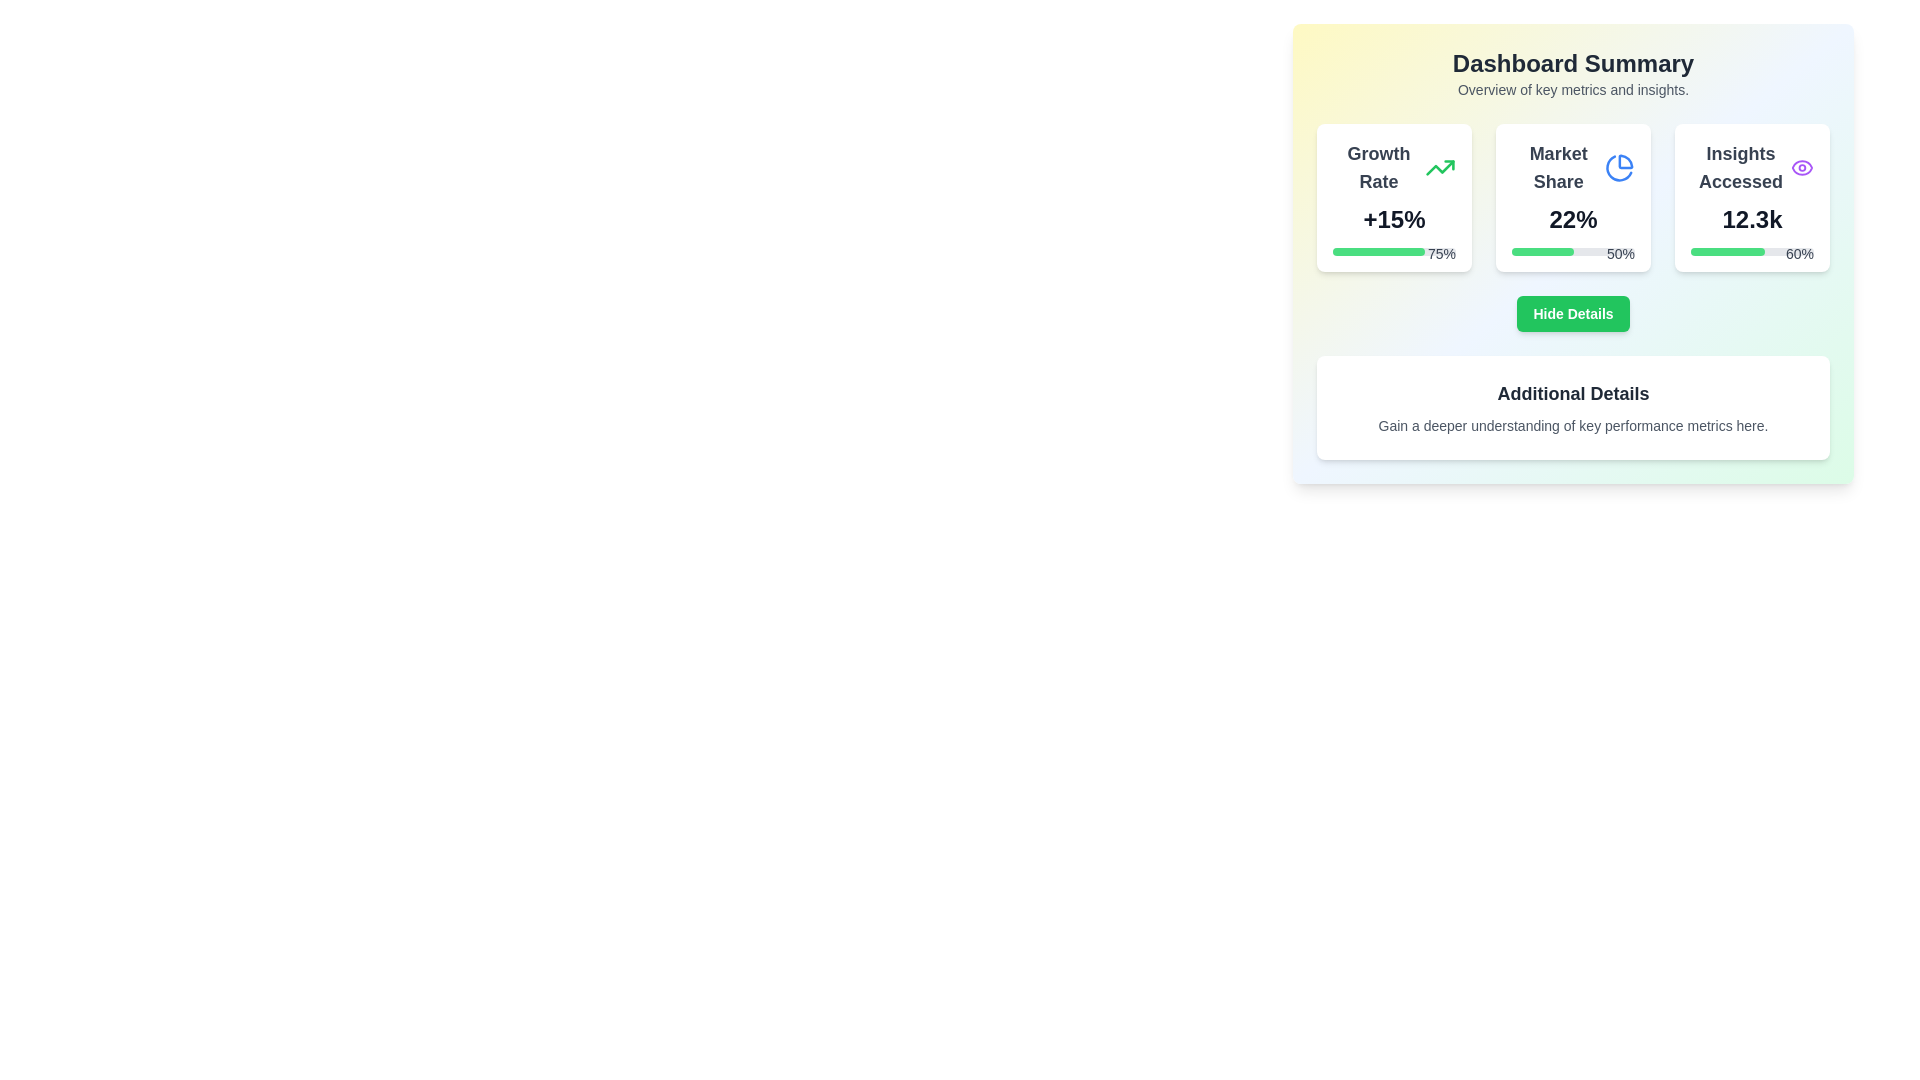  I want to click on text label that serves as the title for the market share section, positioned in the center of the dashboard between the 'Growth Rate' and 'Insights Accessed' cards, so click(1572, 167).